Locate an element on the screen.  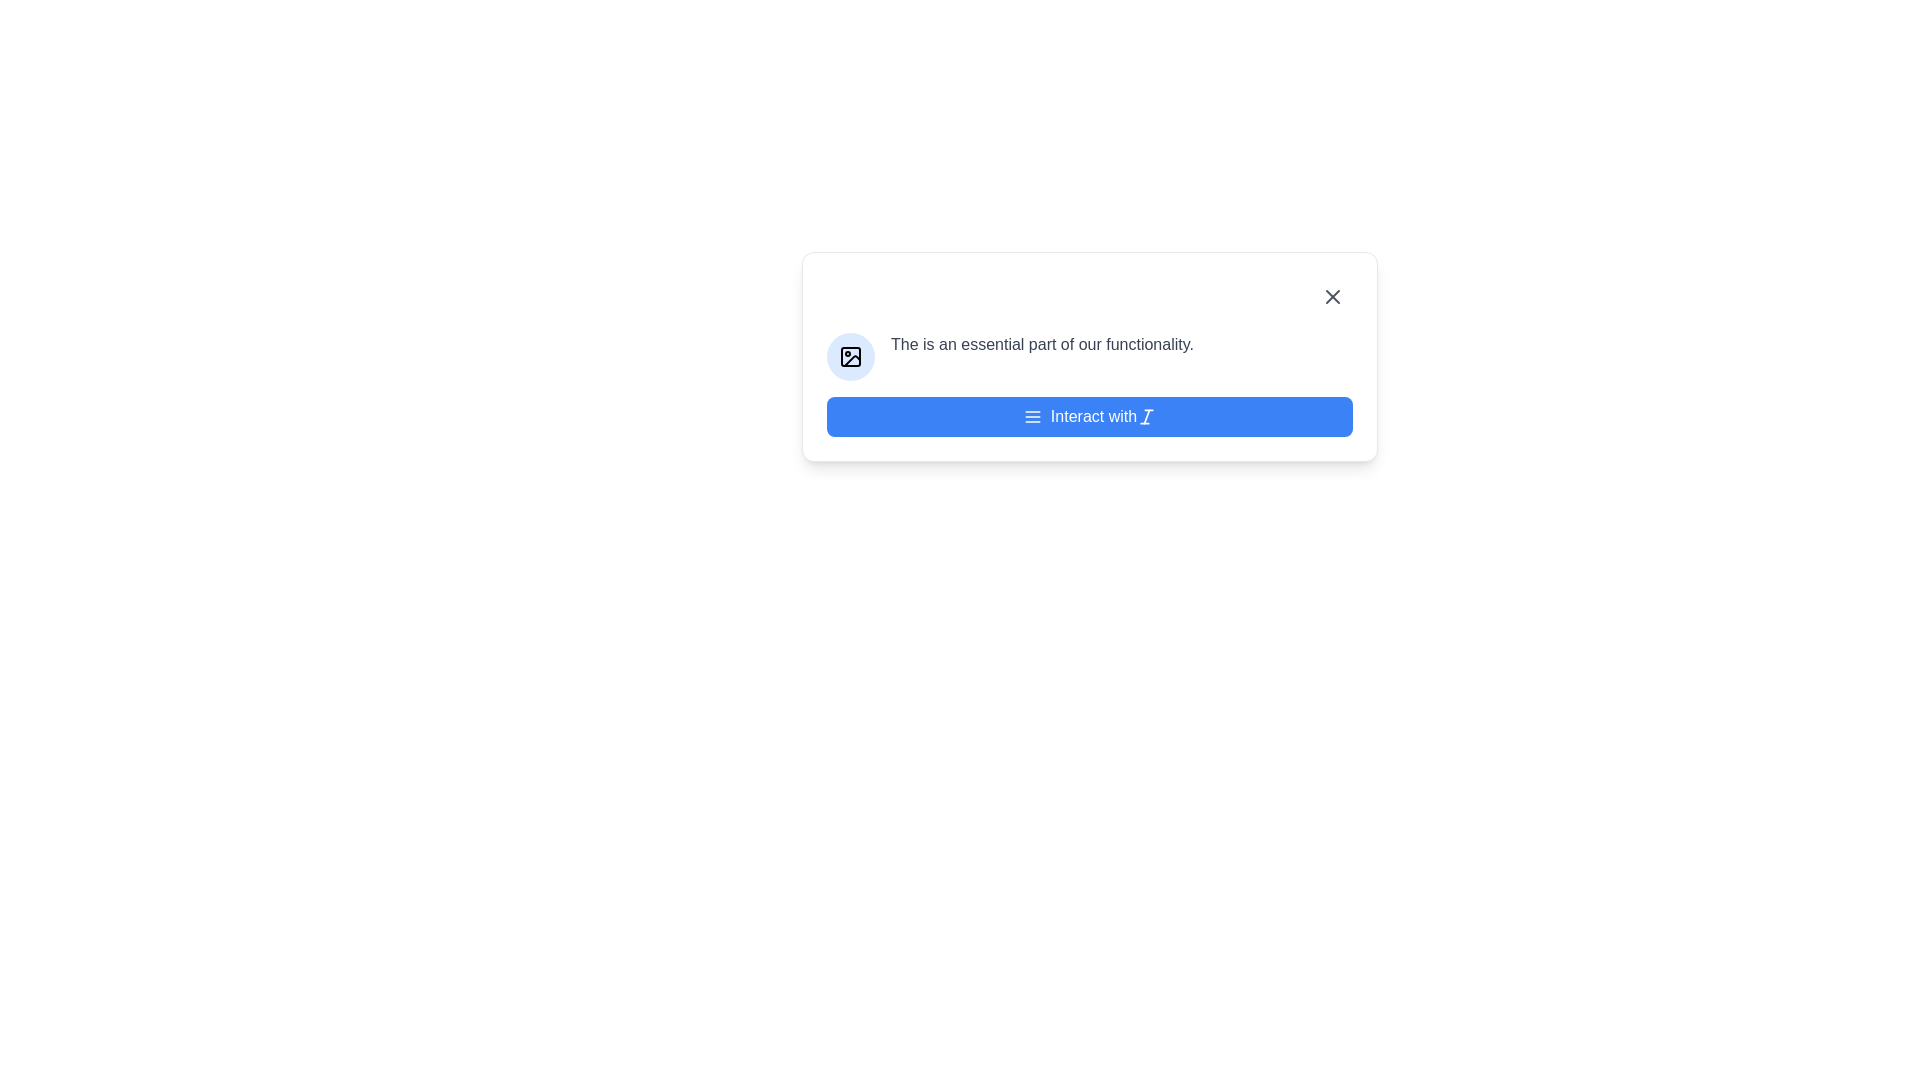
the decorative icon located inside a circular background, positioned to the left of the text 'The is an essential part of our functionality.' is located at coordinates (850, 356).